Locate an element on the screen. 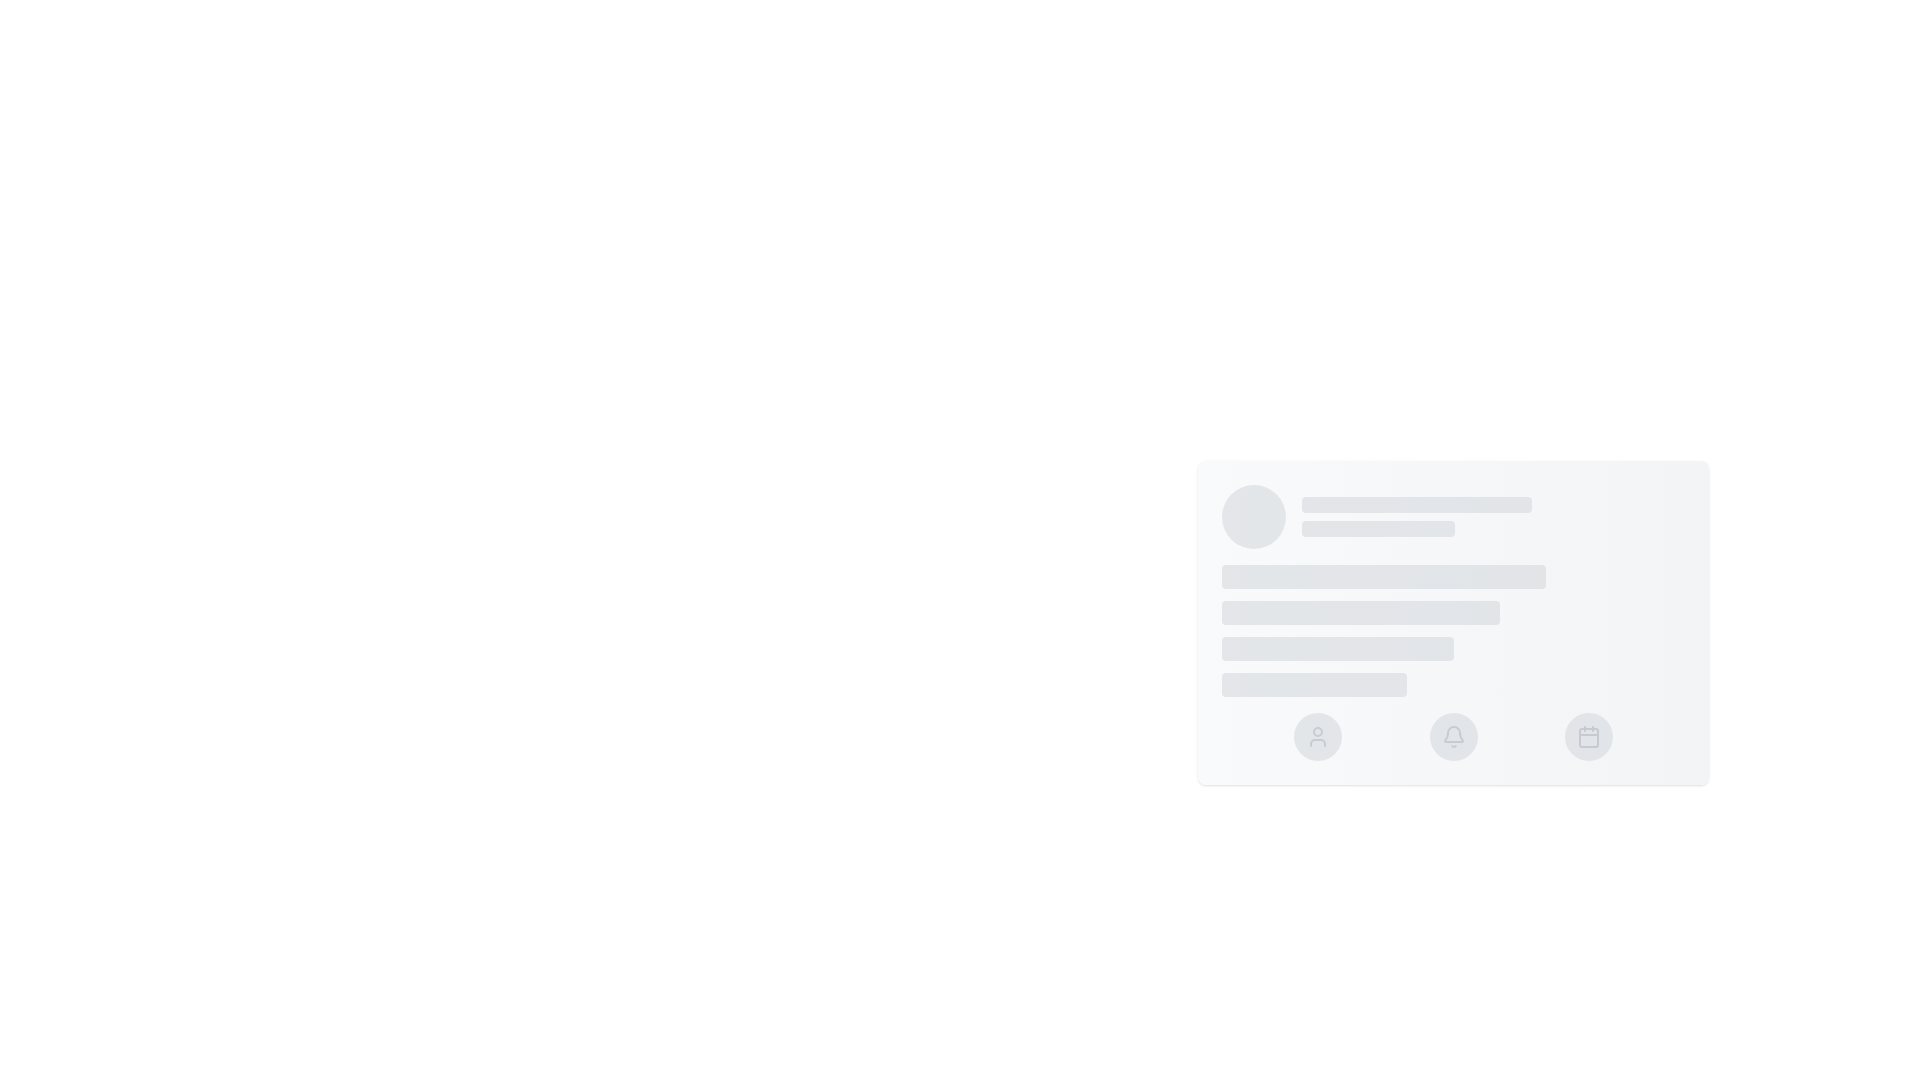  the Loading placeholder element, which represents a loading state for content that will appear in the interface is located at coordinates (1415, 504).